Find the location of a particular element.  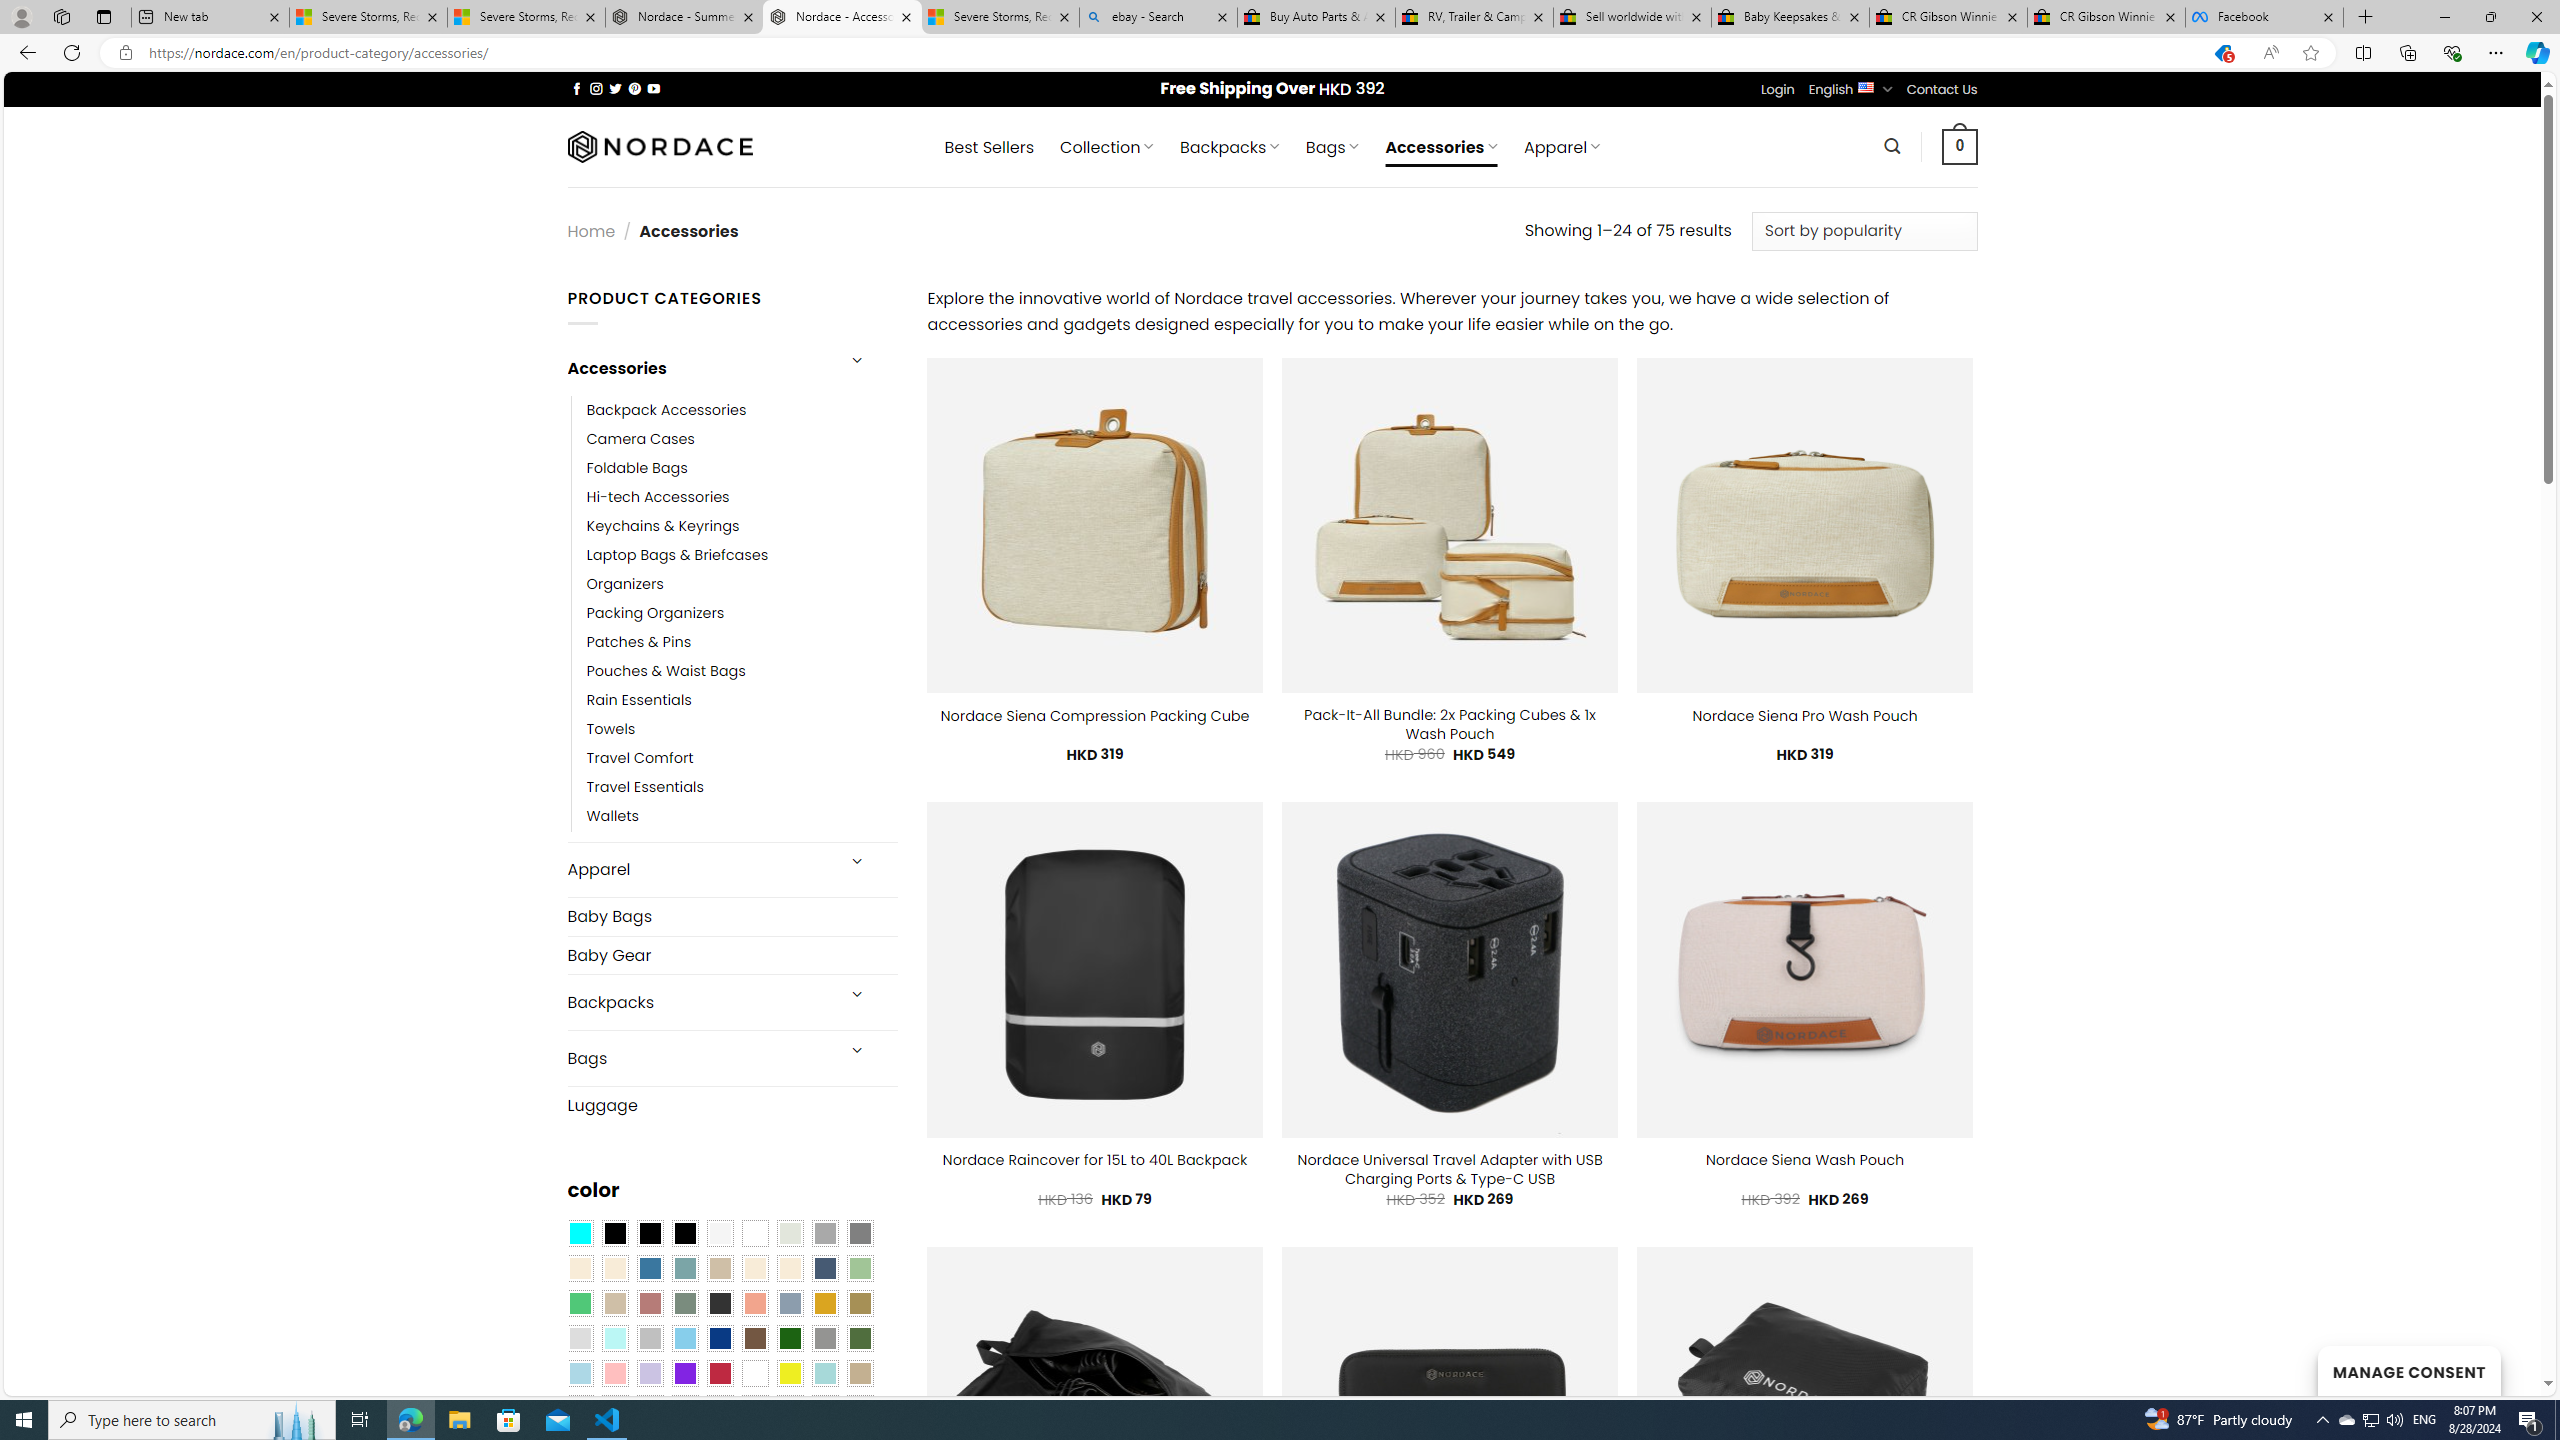

'Wallets' is located at coordinates (612, 816).